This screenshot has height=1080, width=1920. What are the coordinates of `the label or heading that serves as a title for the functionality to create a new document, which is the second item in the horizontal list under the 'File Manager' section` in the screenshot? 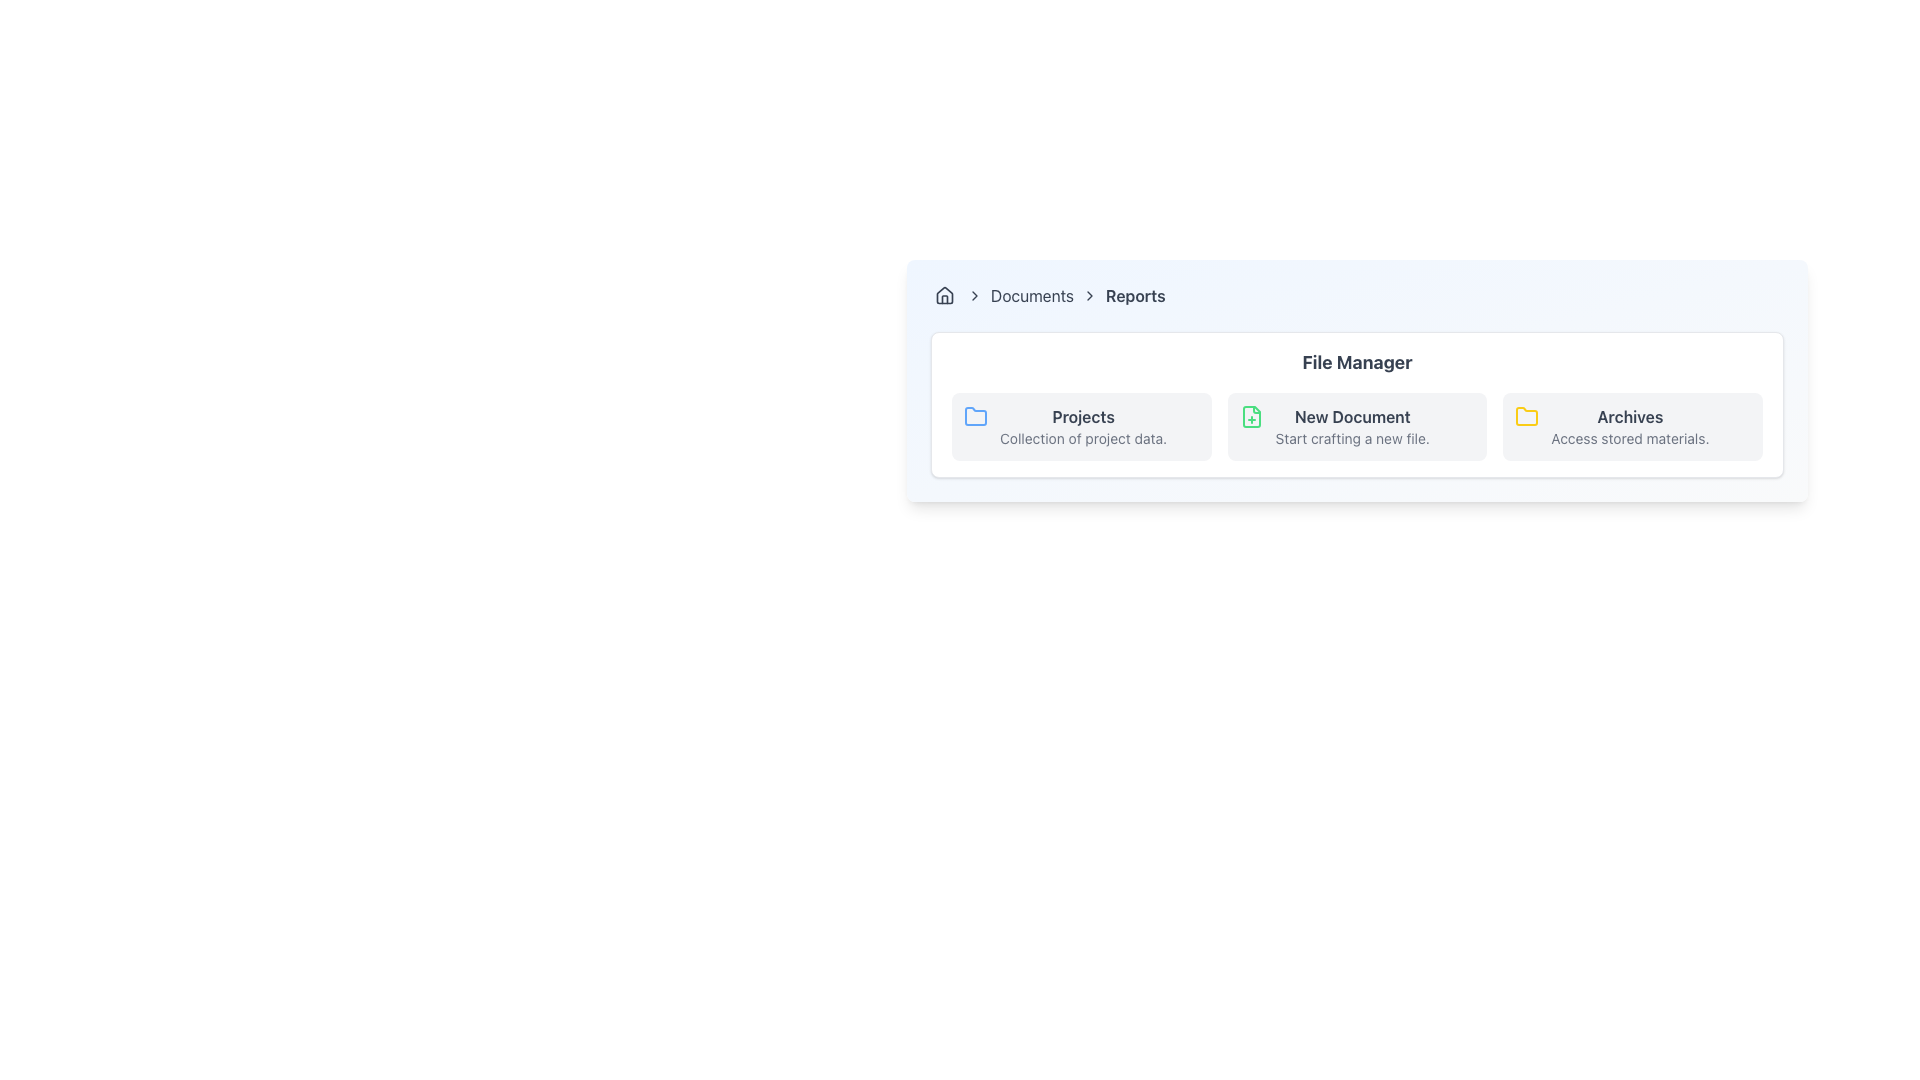 It's located at (1352, 415).